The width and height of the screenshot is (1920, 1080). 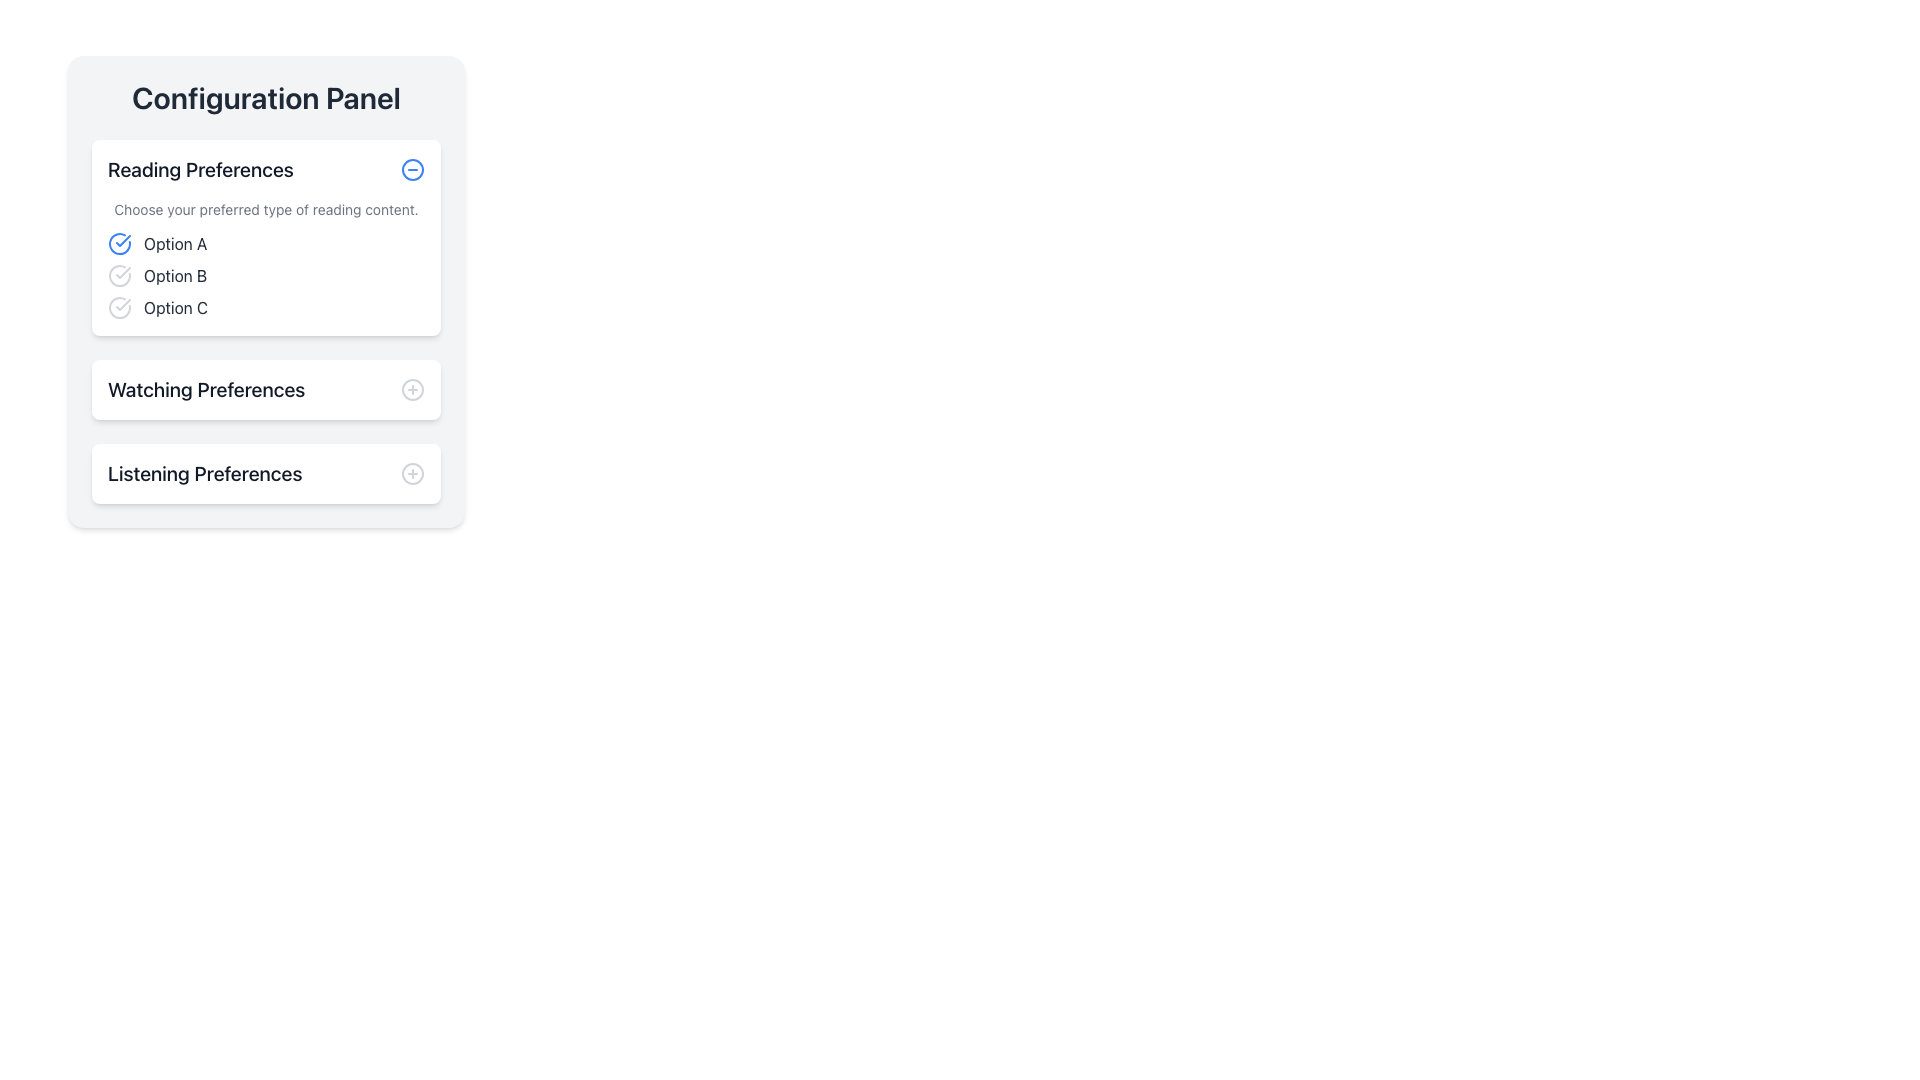 I want to click on the 'Listening Preferences' button, which consists of the text label and a '+' icon, so click(x=265, y=474).